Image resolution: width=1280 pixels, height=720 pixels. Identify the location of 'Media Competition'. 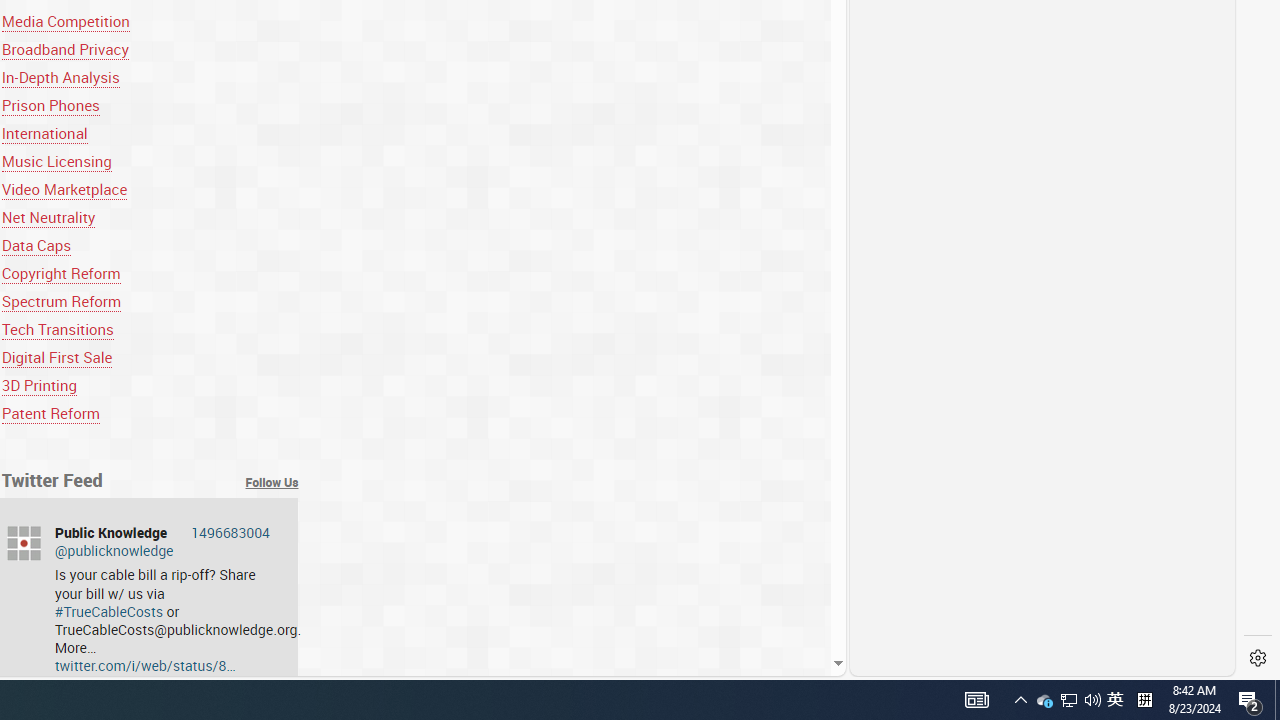
(65, 21).